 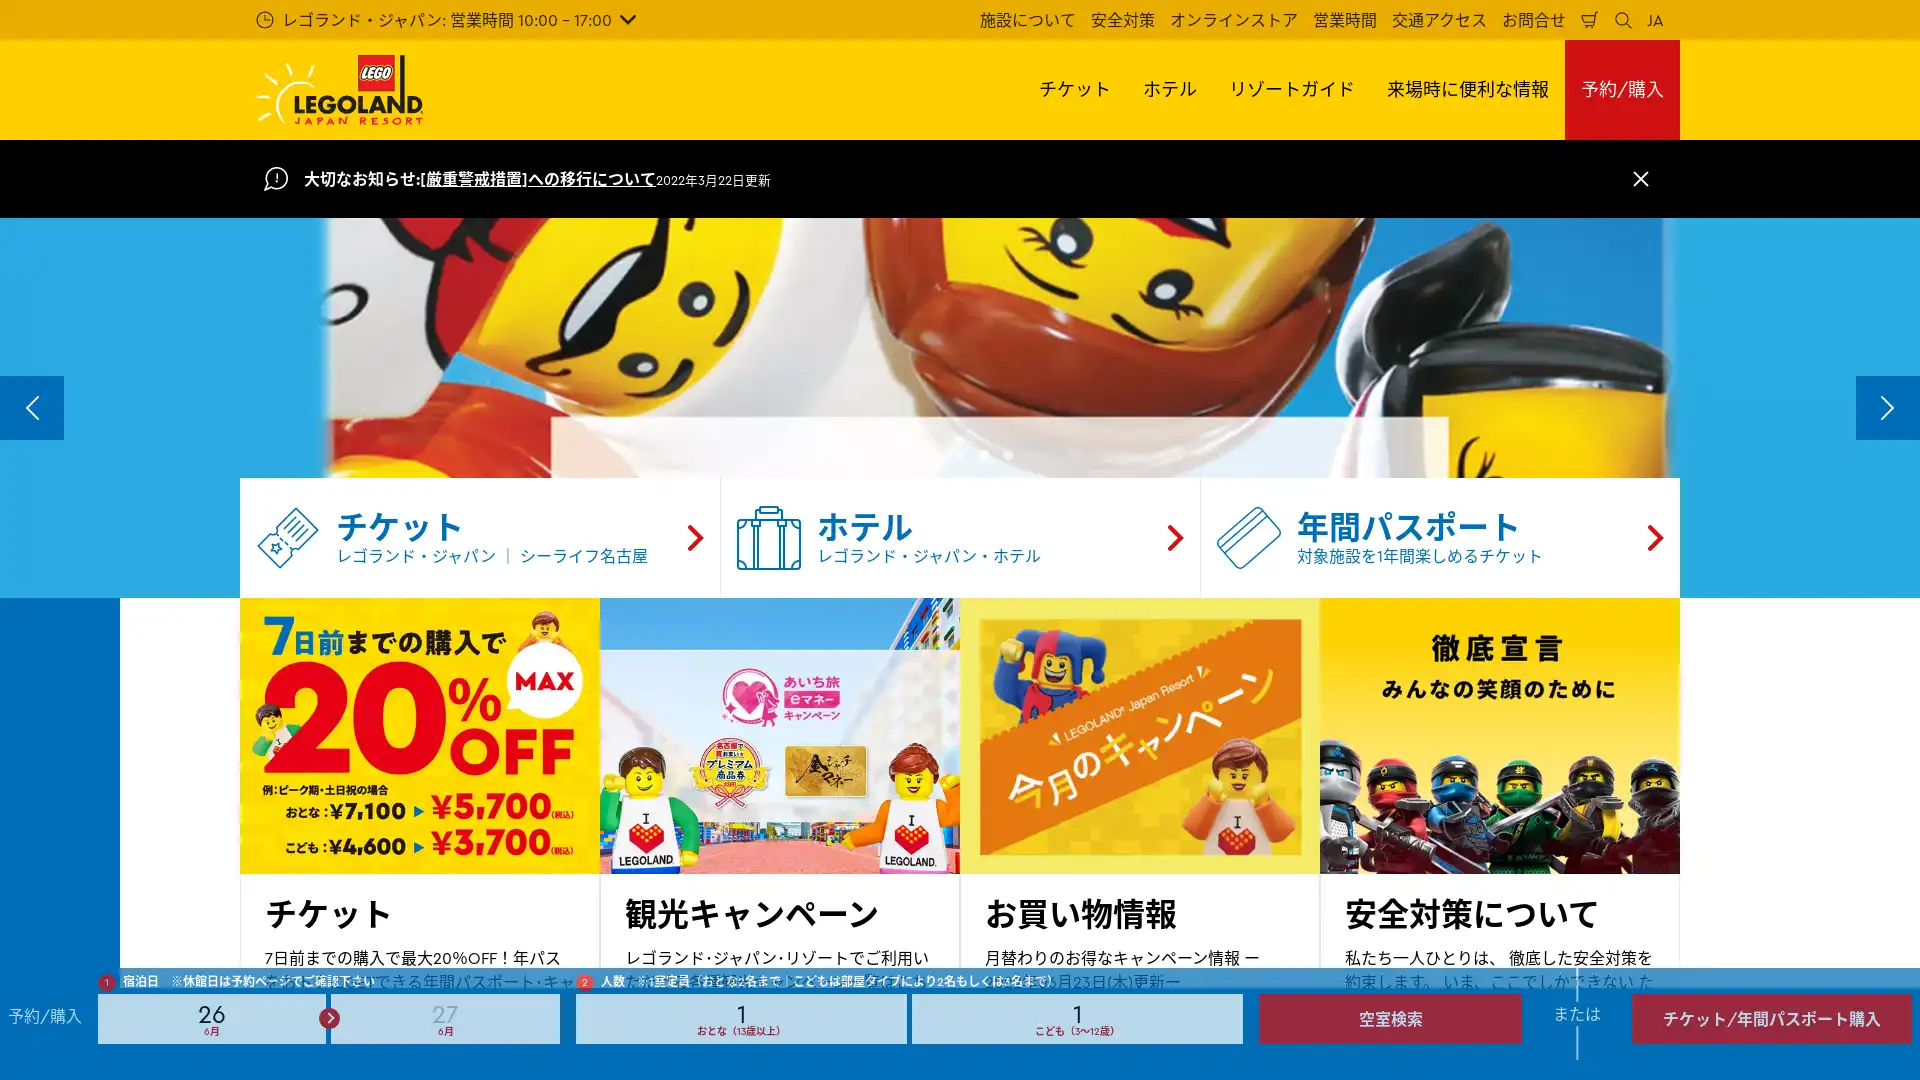 I want to click on JA, so click(x=1655, y=19).